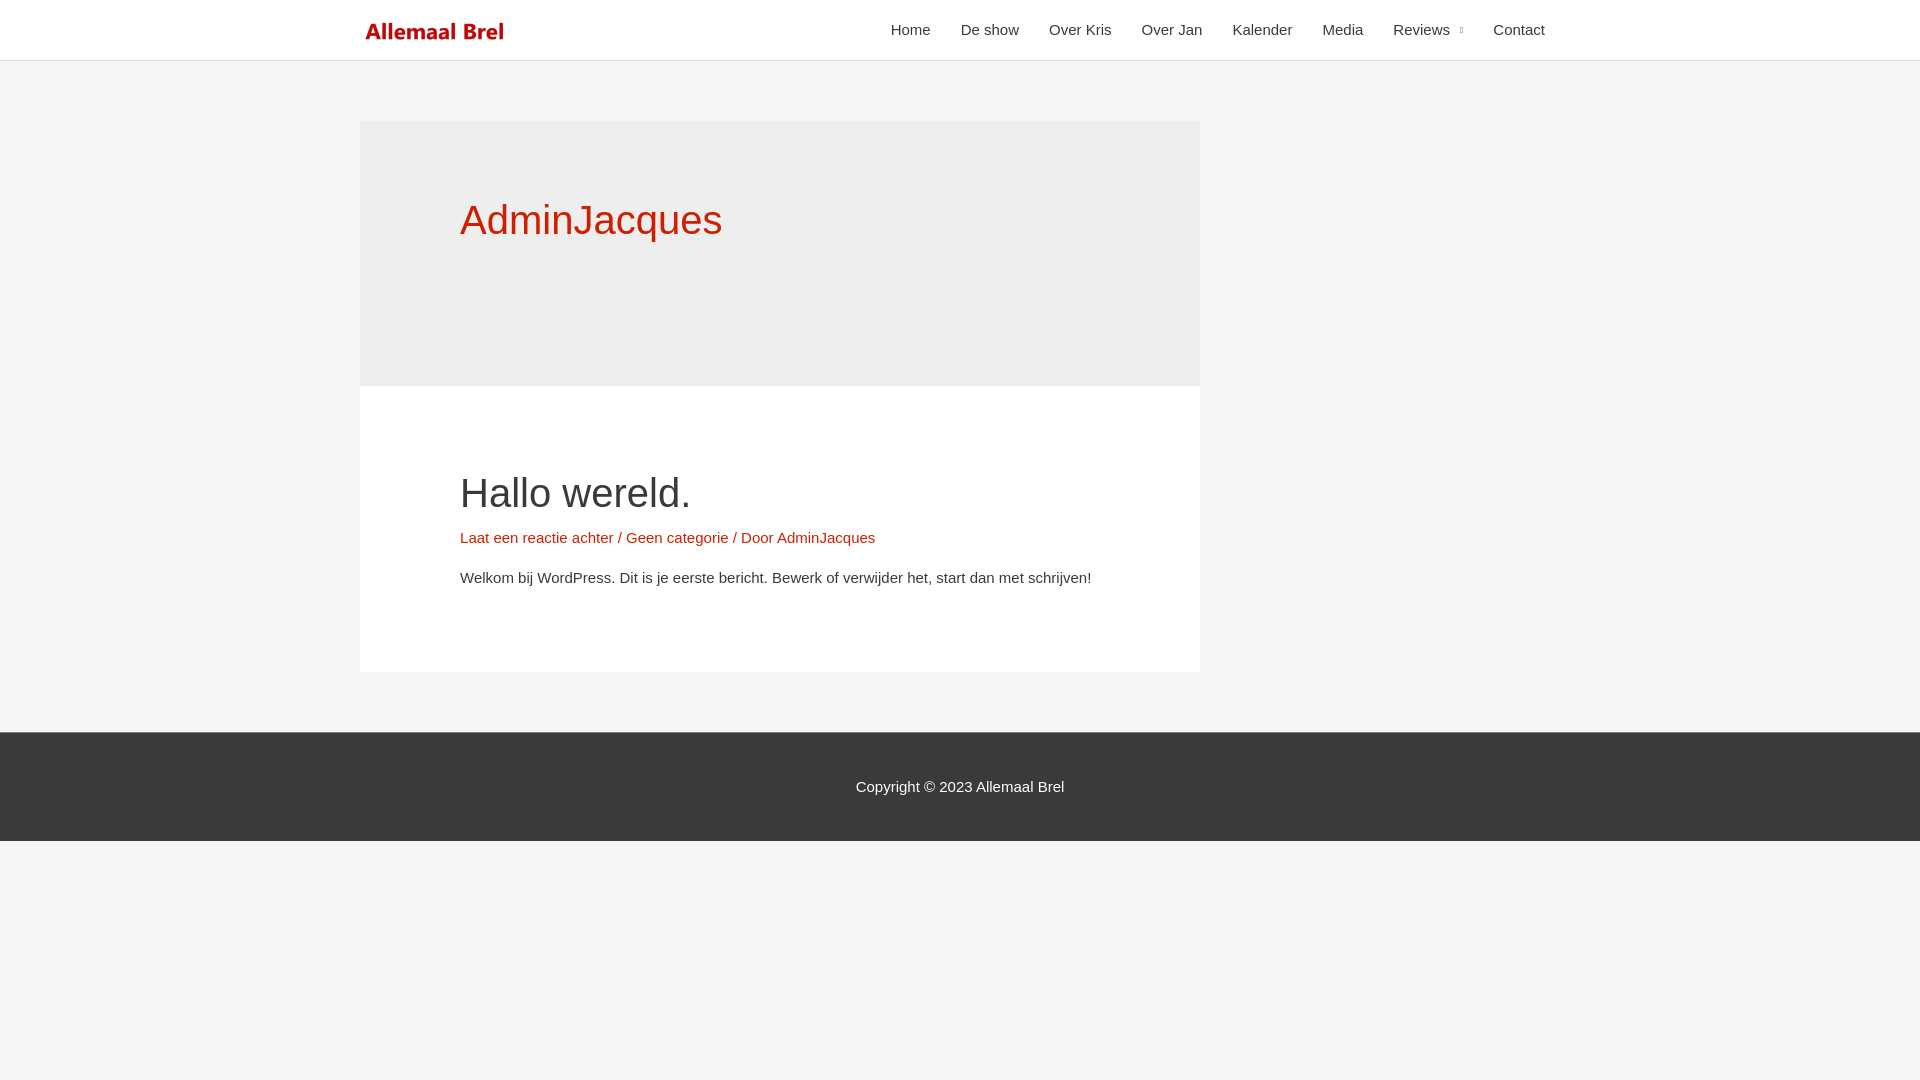  What do you see at coordinates (1342, 30) in the screenshot?
I see `'Media'` at bounding box center [1342, 30].